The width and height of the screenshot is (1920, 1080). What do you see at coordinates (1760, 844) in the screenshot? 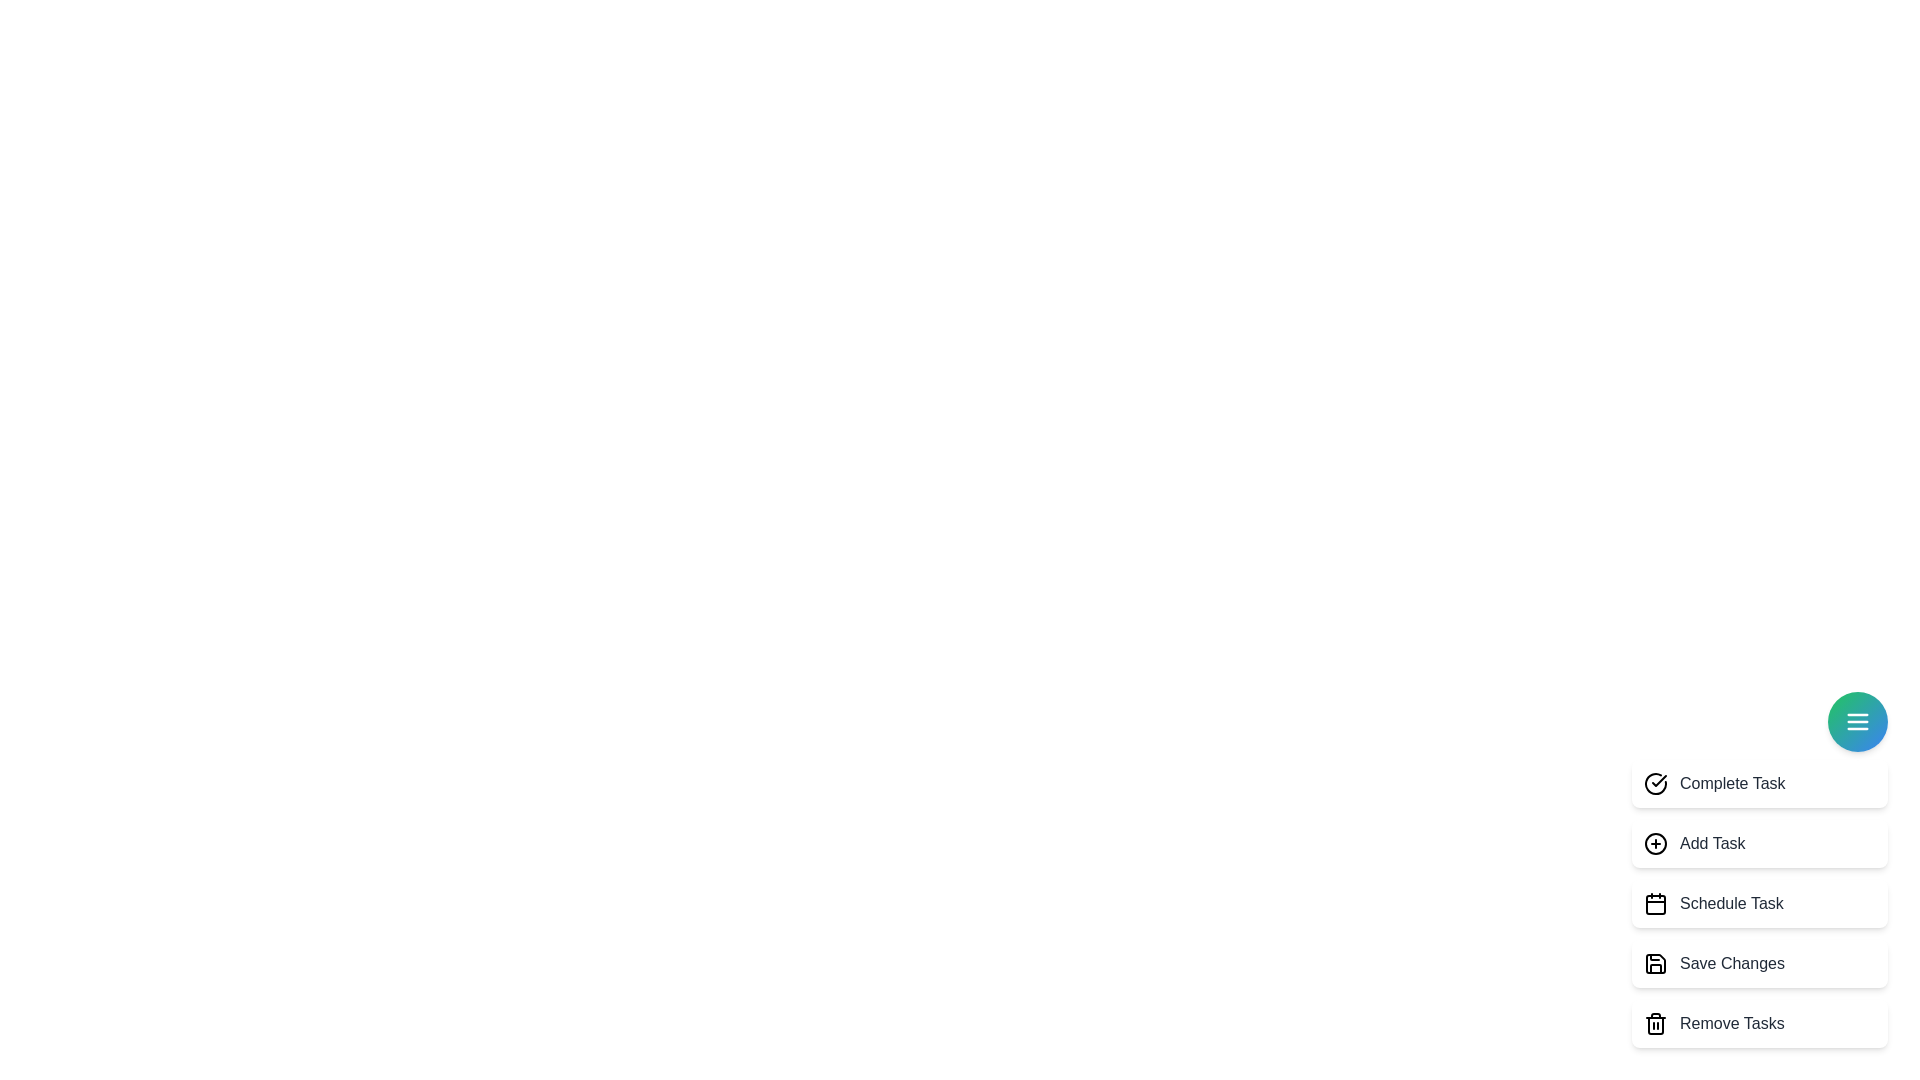
I see `the task option labeled 'Add Task' to select it` at bounding box center [1760, 844].